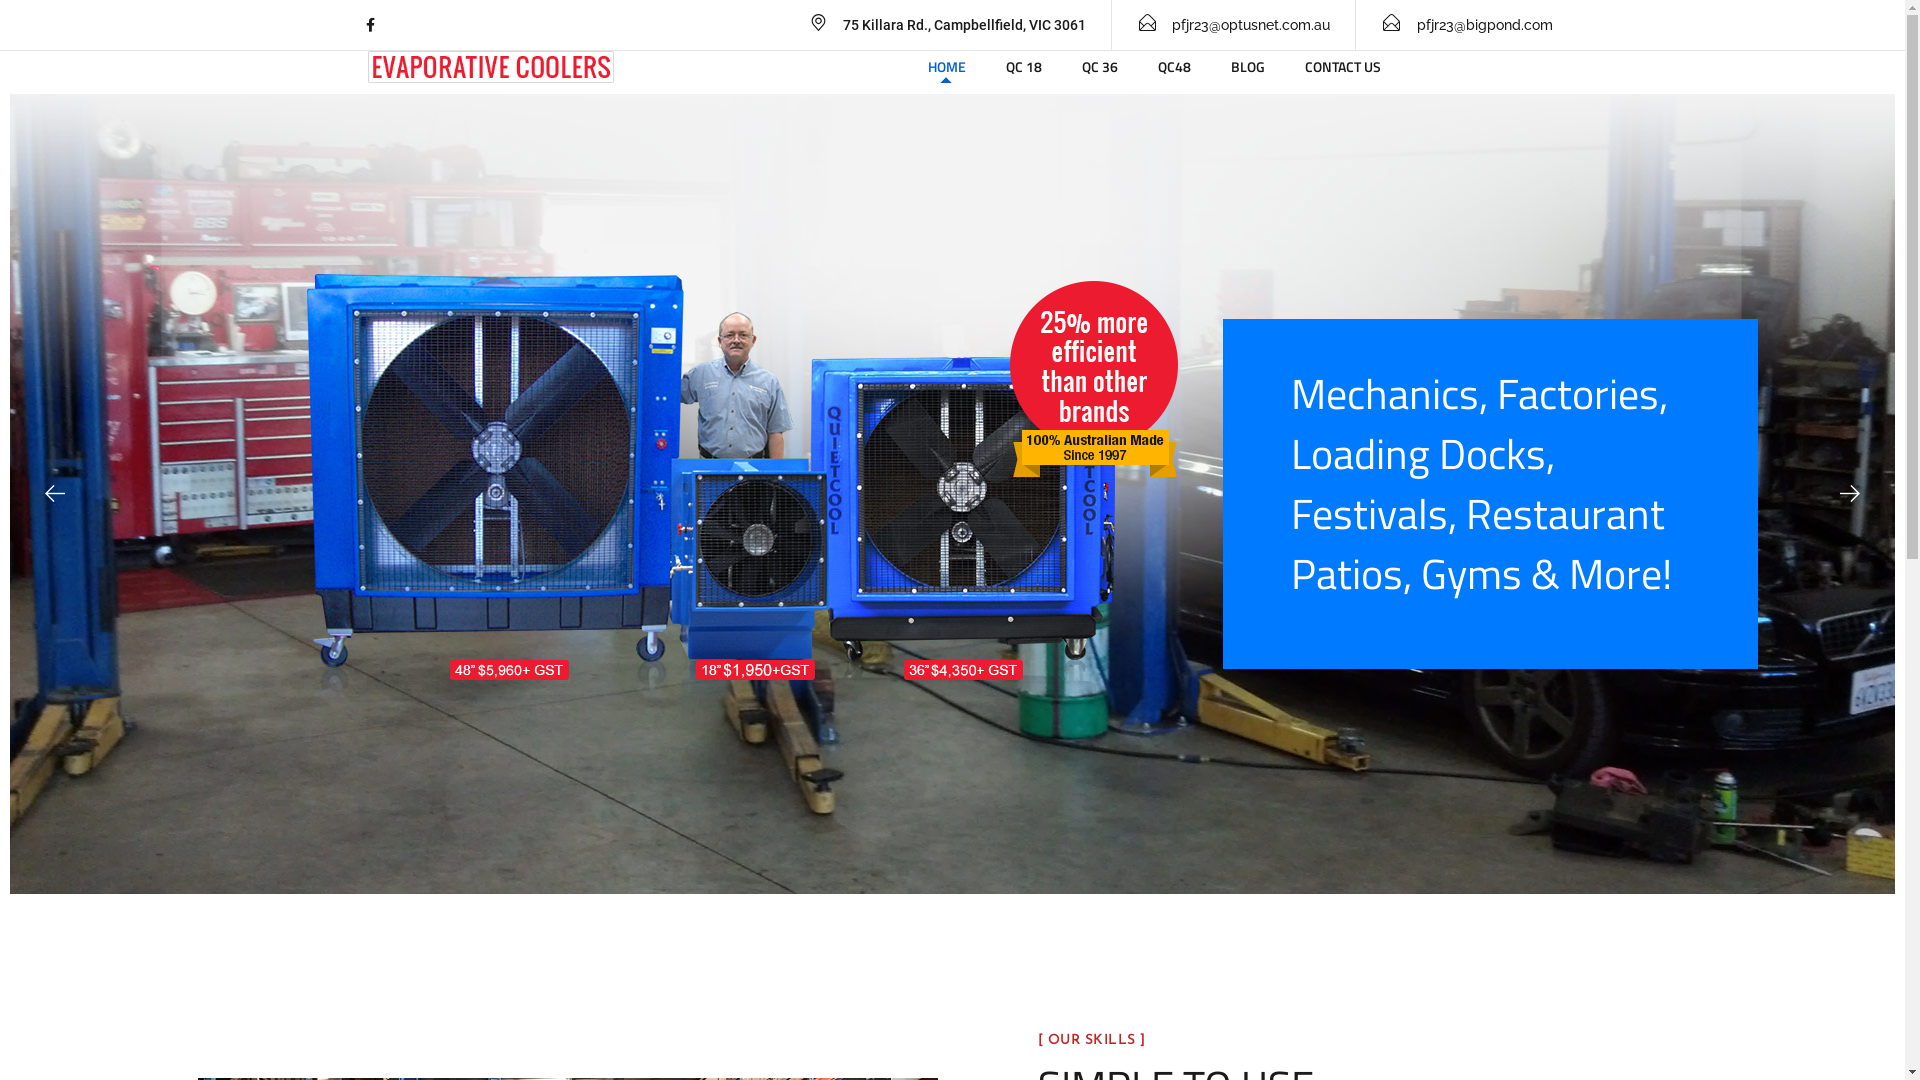 The width and height of the screenshot is (1920, 1080). What do you see at coordinates (1023, 65) in the screenshot?
I see `'QC 18'` at bounding box center [1023, 65].